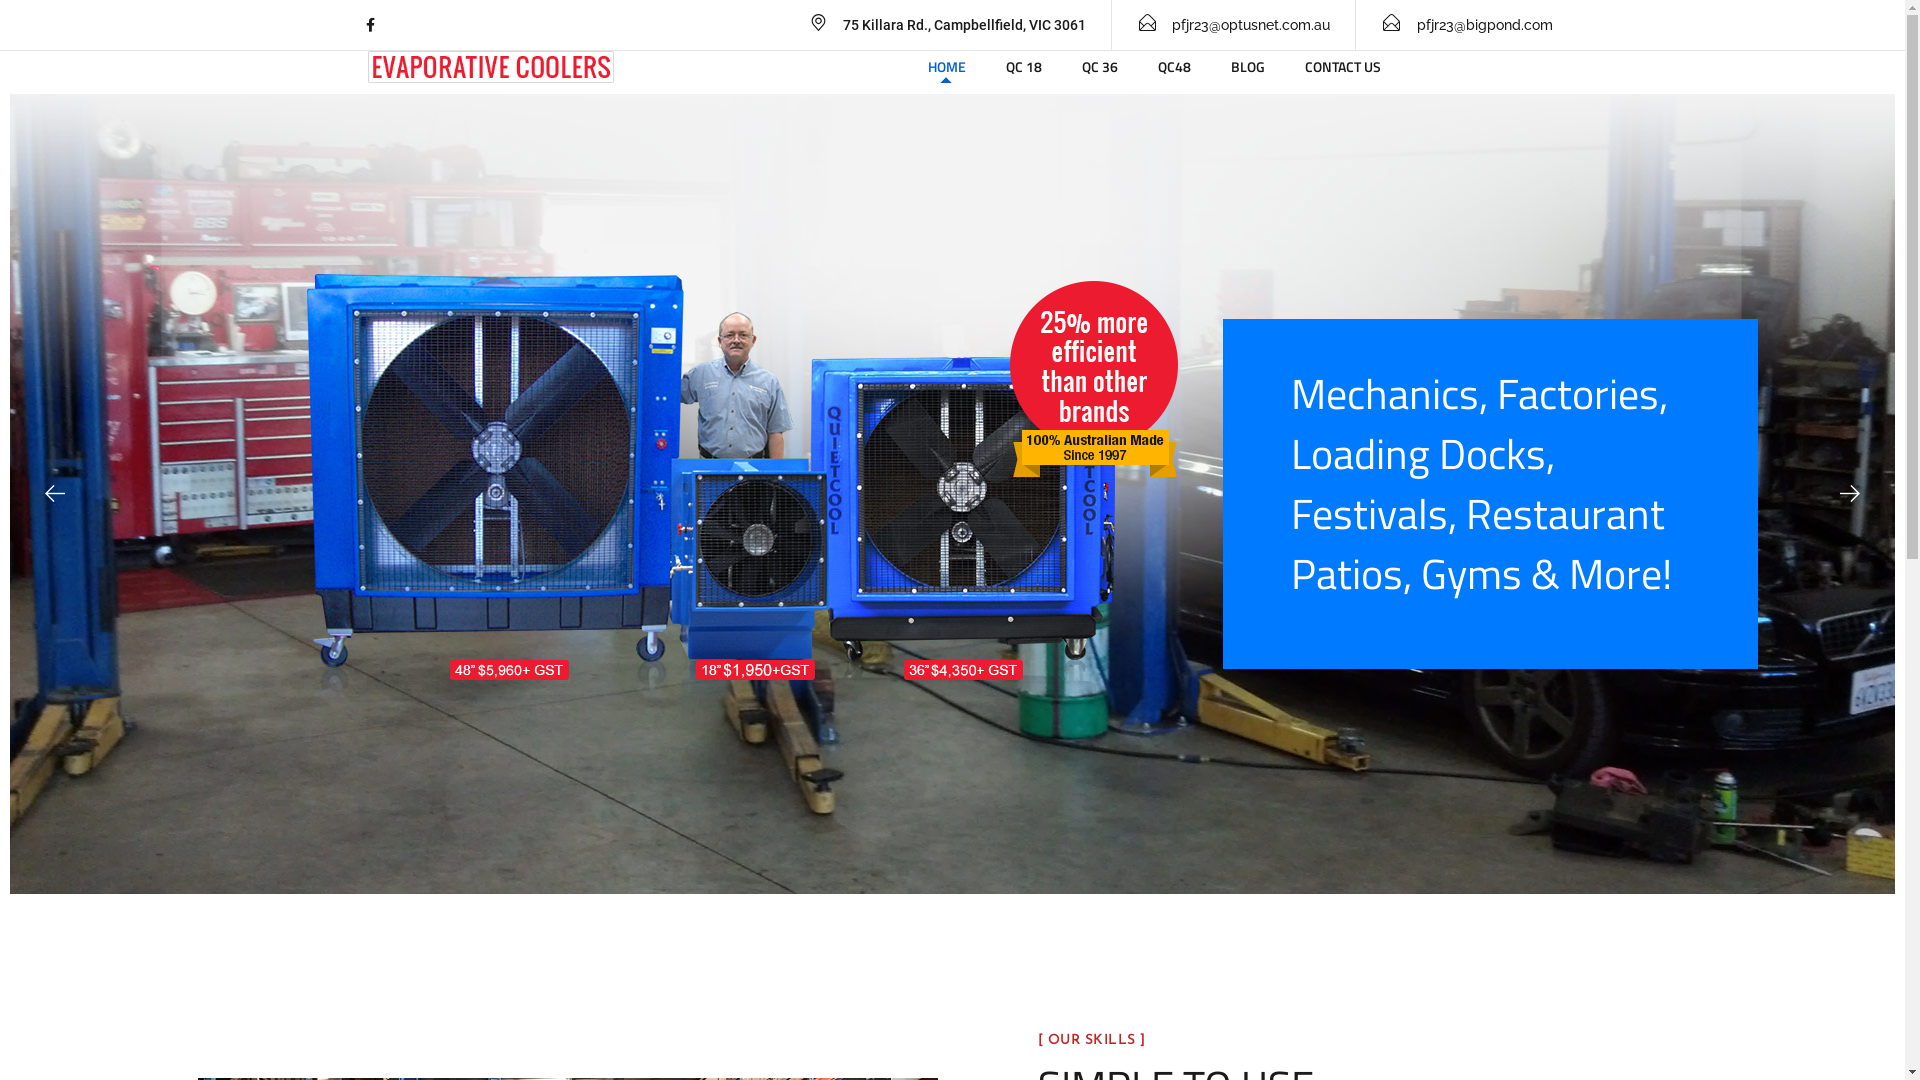 The width and height of the screenshot is (1920, 1080). What do you see at coordinates (1023, 65) in the screenshot?
I see `'QC 18'` at bounding box center [1023, 65].